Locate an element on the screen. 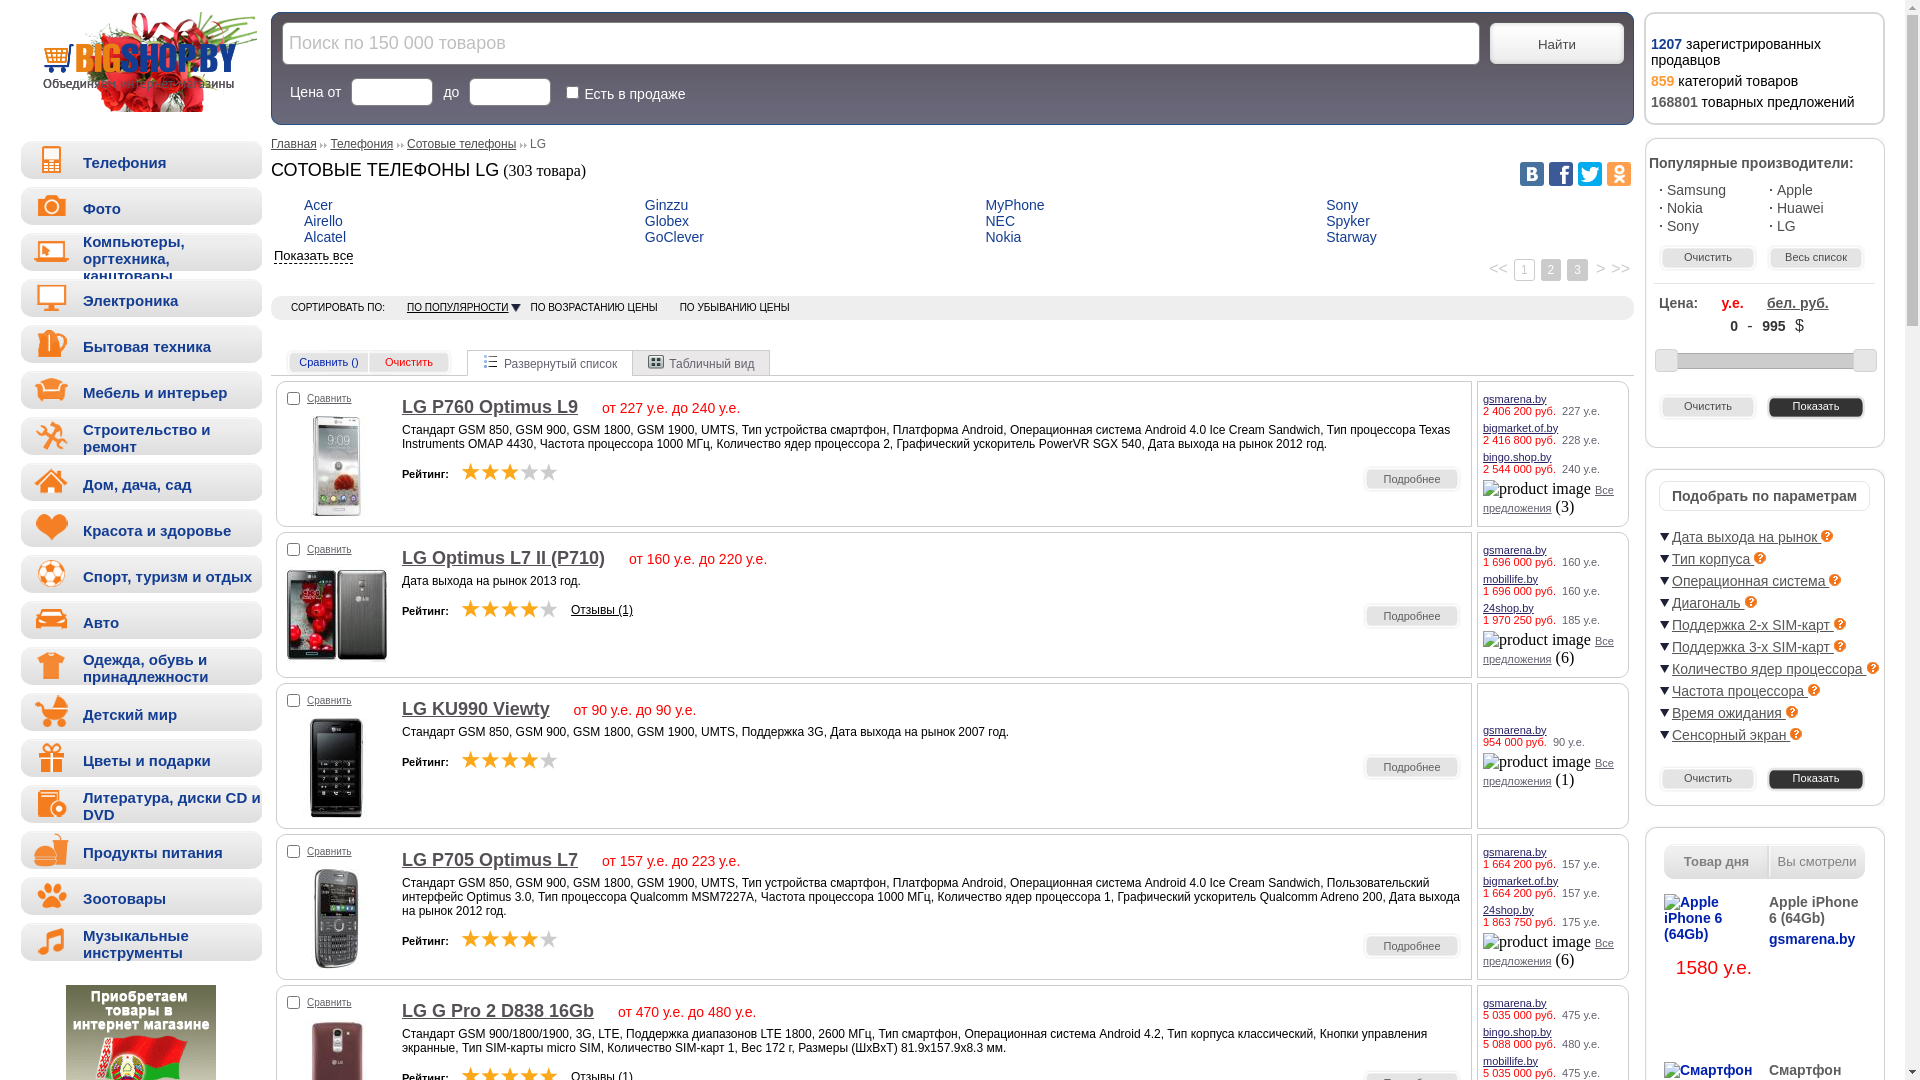 The width and height of the screenshot is (1920, 1080). 'Starway' is located at coordinates (1325, 235).